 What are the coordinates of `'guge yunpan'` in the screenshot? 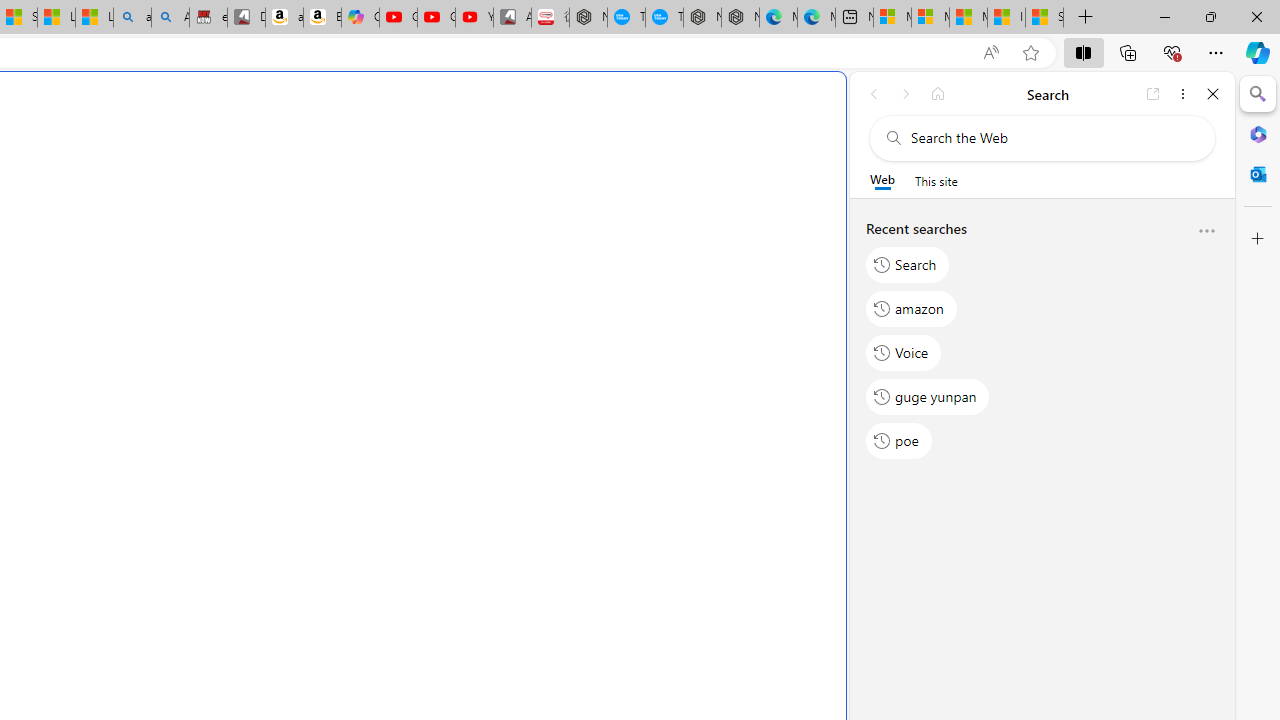 It's located at (927, 396).